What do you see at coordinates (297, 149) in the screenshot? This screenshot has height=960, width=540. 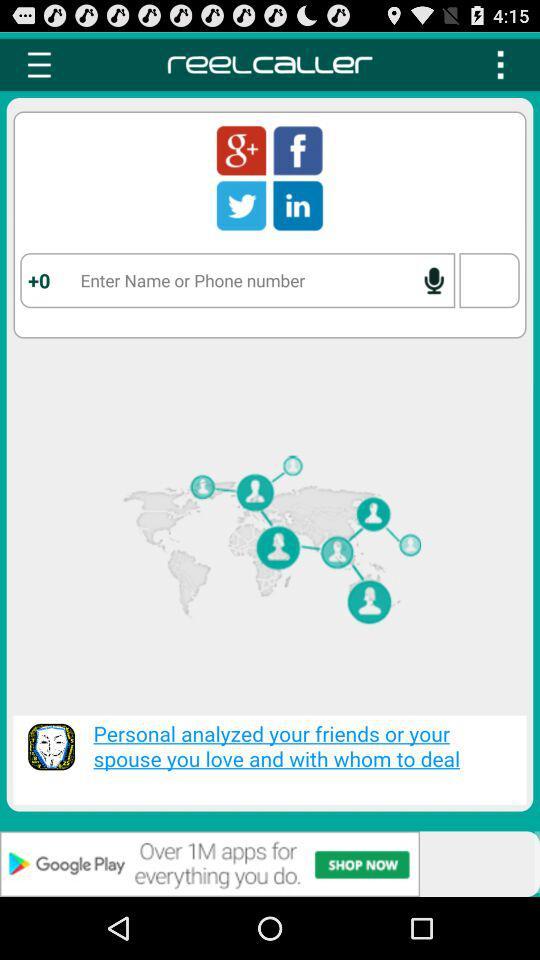 I see `using the facebook` at bounding box center [297, 149].